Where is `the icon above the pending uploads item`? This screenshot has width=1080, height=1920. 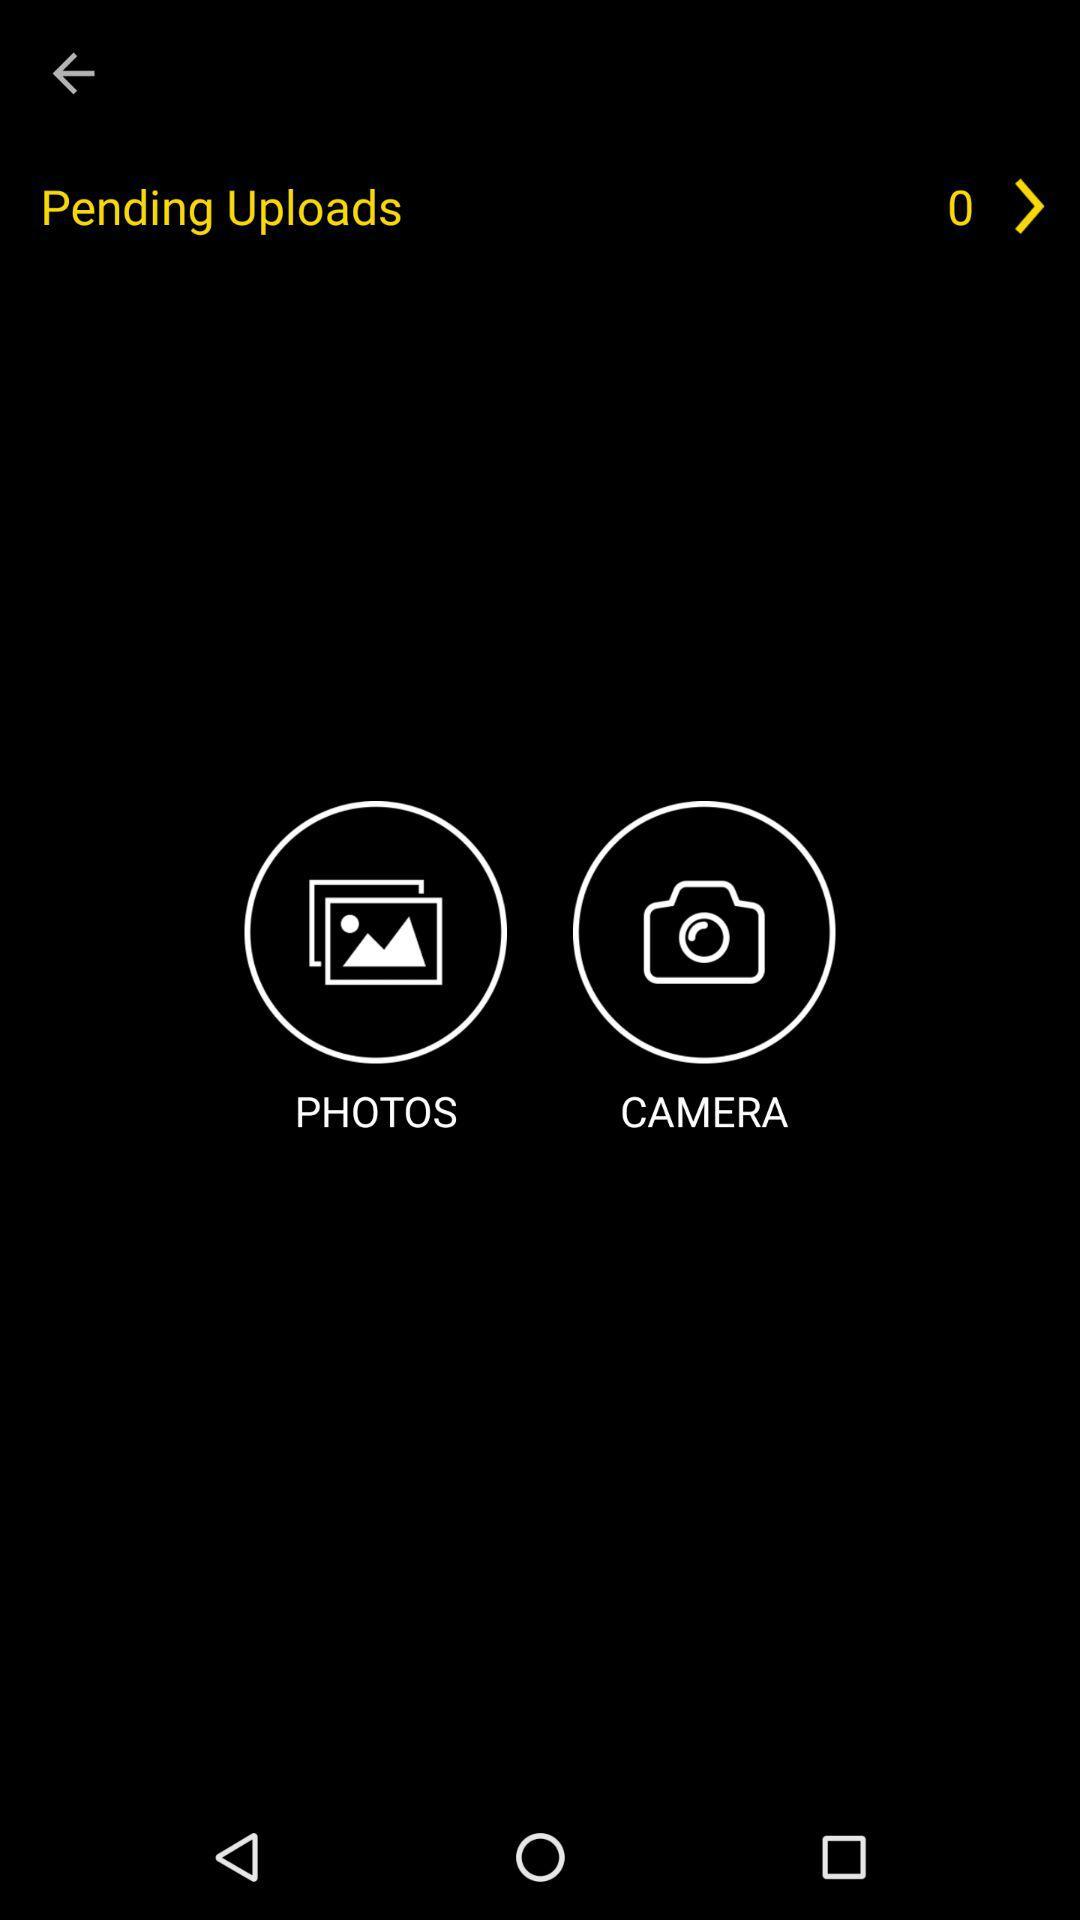 the icon above the pending uploads item is located at coordinates (72, 73).